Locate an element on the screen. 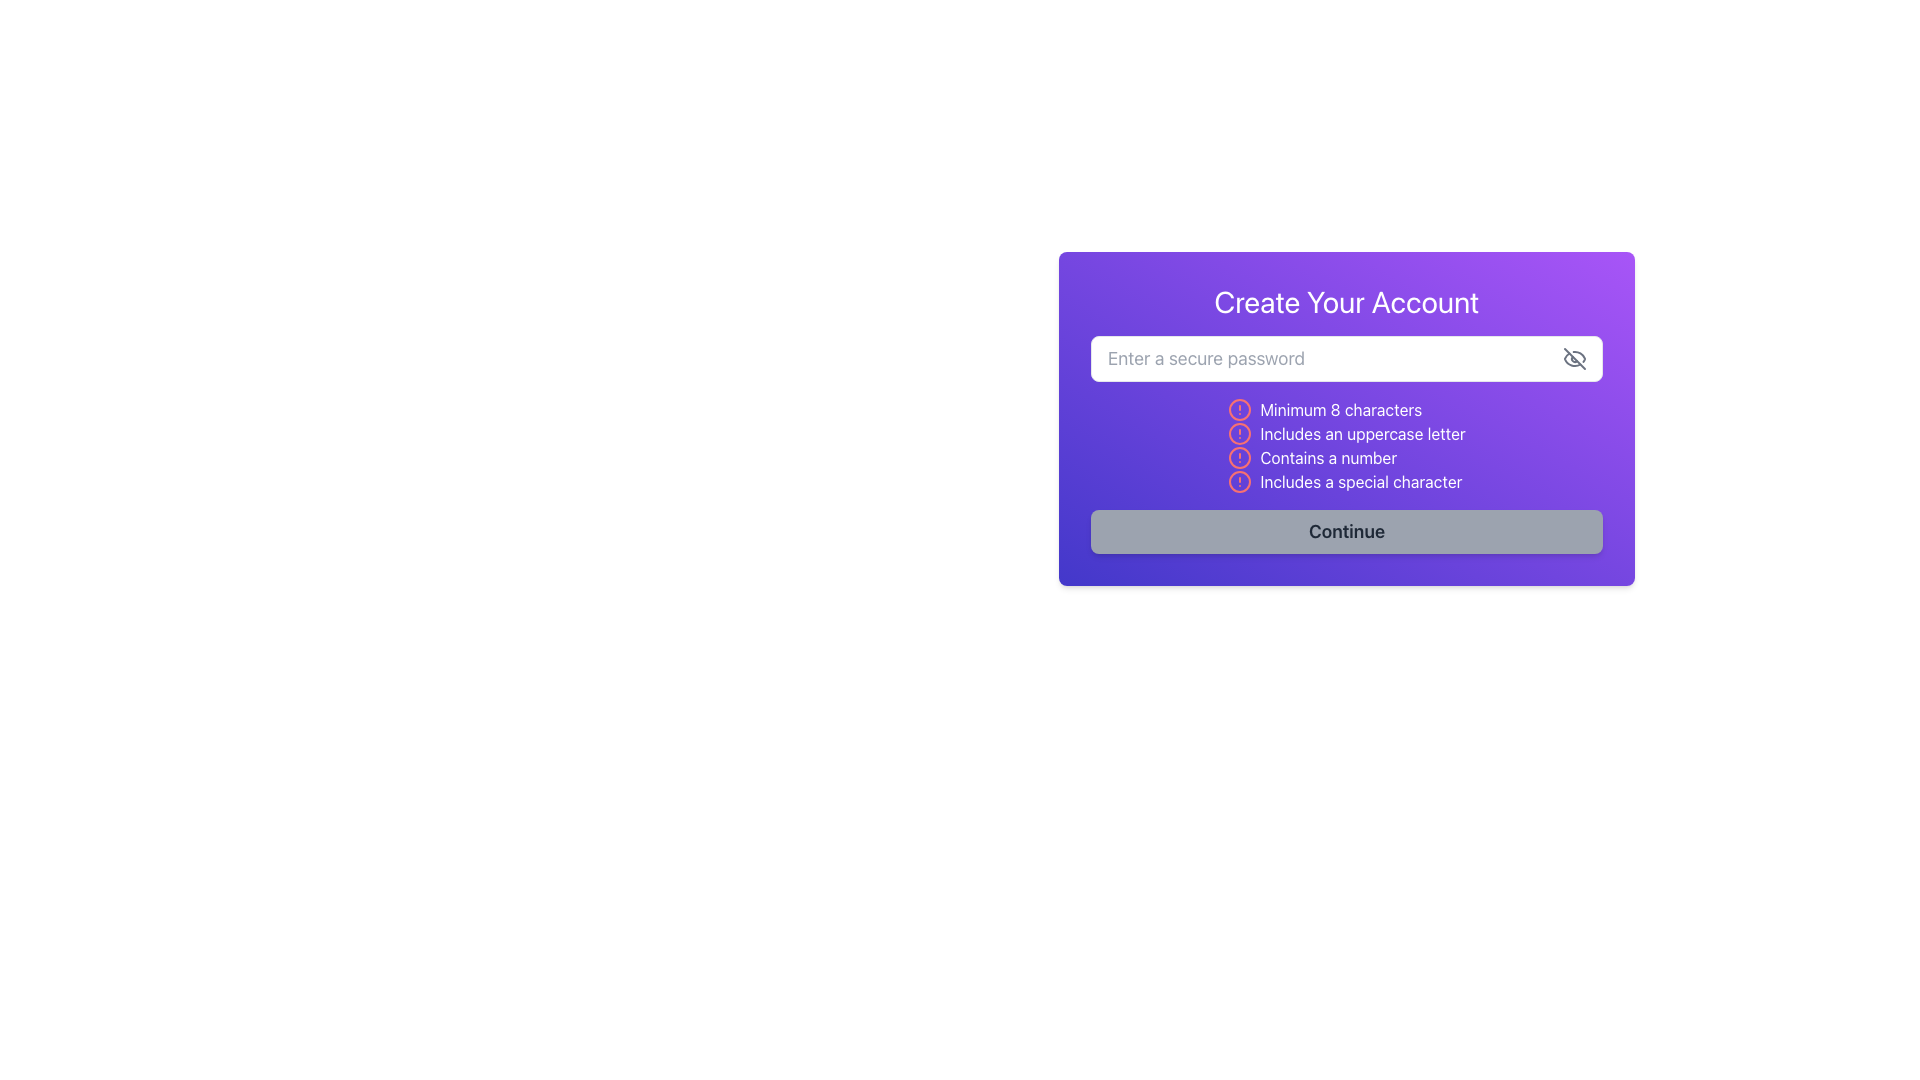  text that informs the user about the password requirements, specifically the requirement of a minimum of 8 characters, located below the input field labeled 'Enter a secure password' is located at coordinates (1347, 408).